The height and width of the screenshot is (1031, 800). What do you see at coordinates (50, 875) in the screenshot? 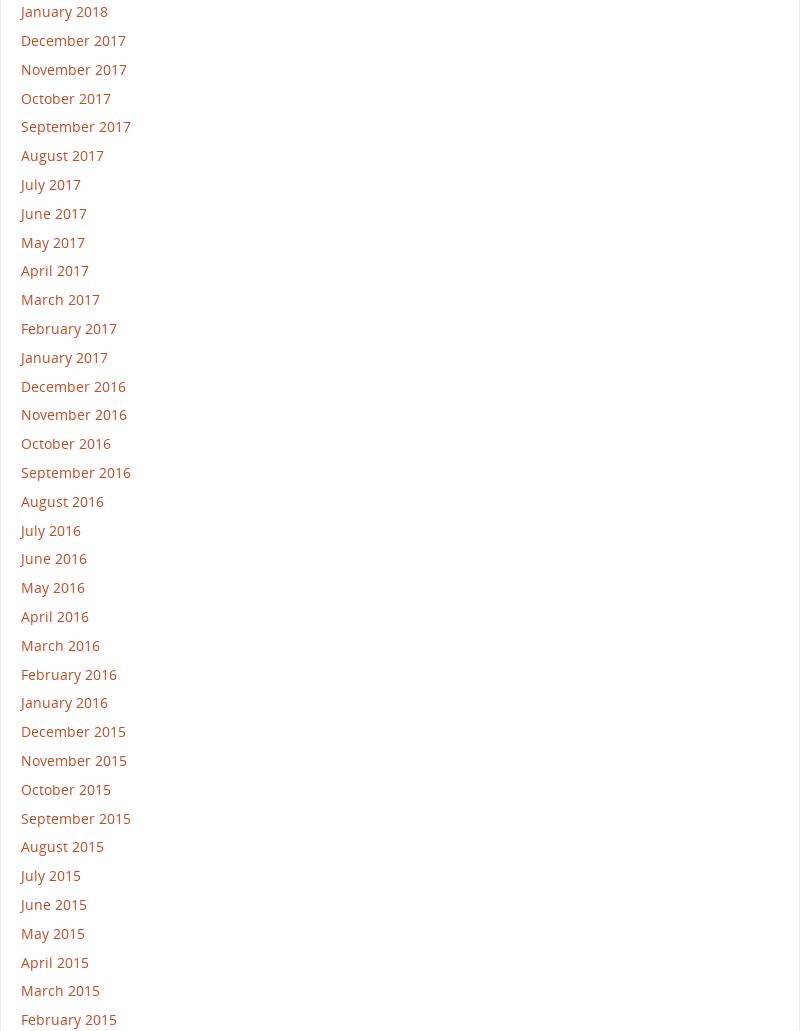
I see `'July 2015'` at bounding box center [50, 875].